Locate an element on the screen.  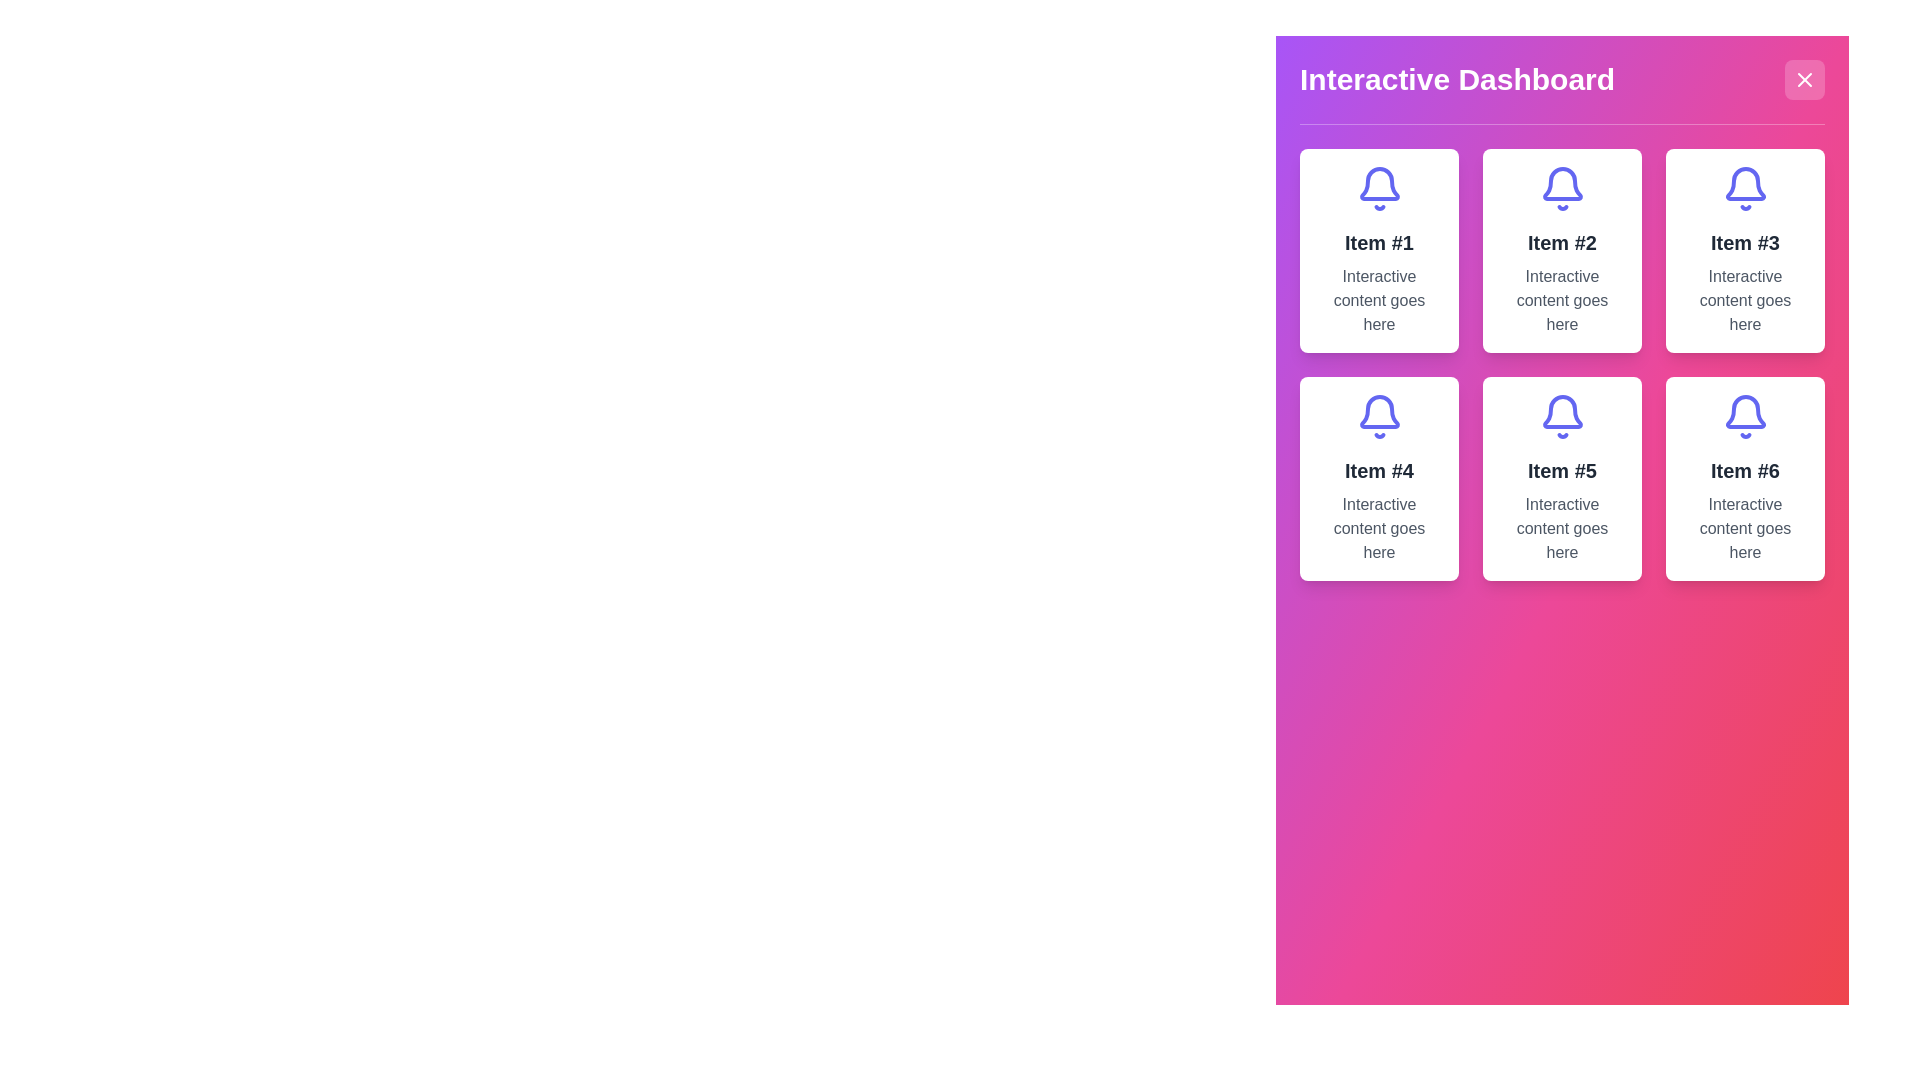
the close button located at the top-right corner of the 'Interactive Dashboard' interface is located at coordinates (1804, 79).